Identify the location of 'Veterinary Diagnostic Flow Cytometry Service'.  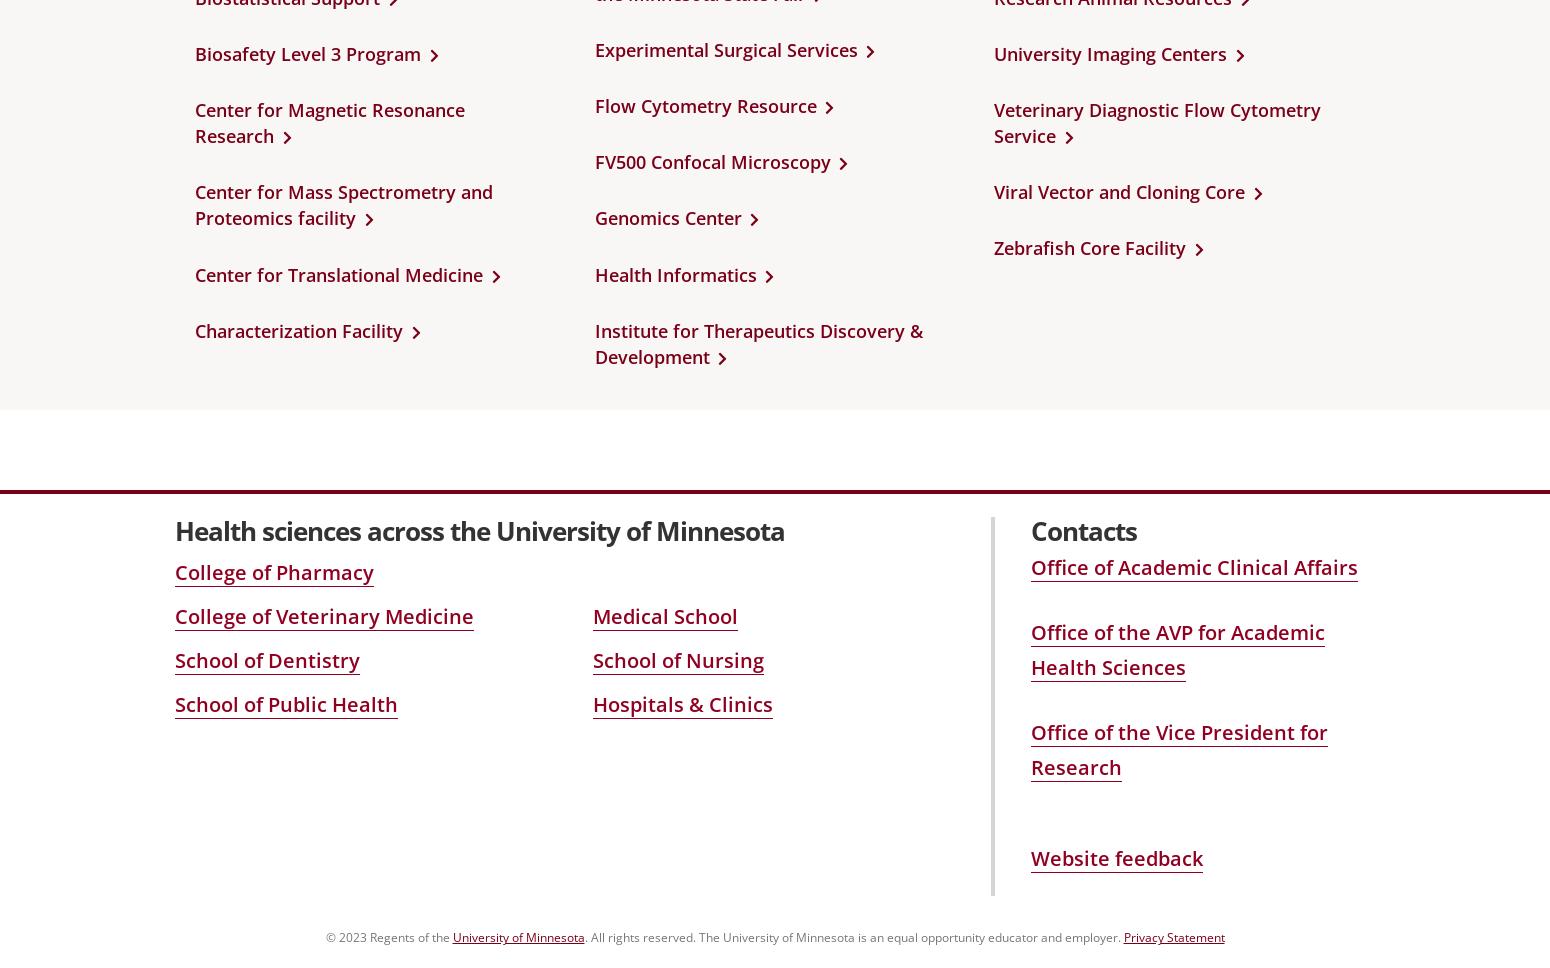
(993, 122).